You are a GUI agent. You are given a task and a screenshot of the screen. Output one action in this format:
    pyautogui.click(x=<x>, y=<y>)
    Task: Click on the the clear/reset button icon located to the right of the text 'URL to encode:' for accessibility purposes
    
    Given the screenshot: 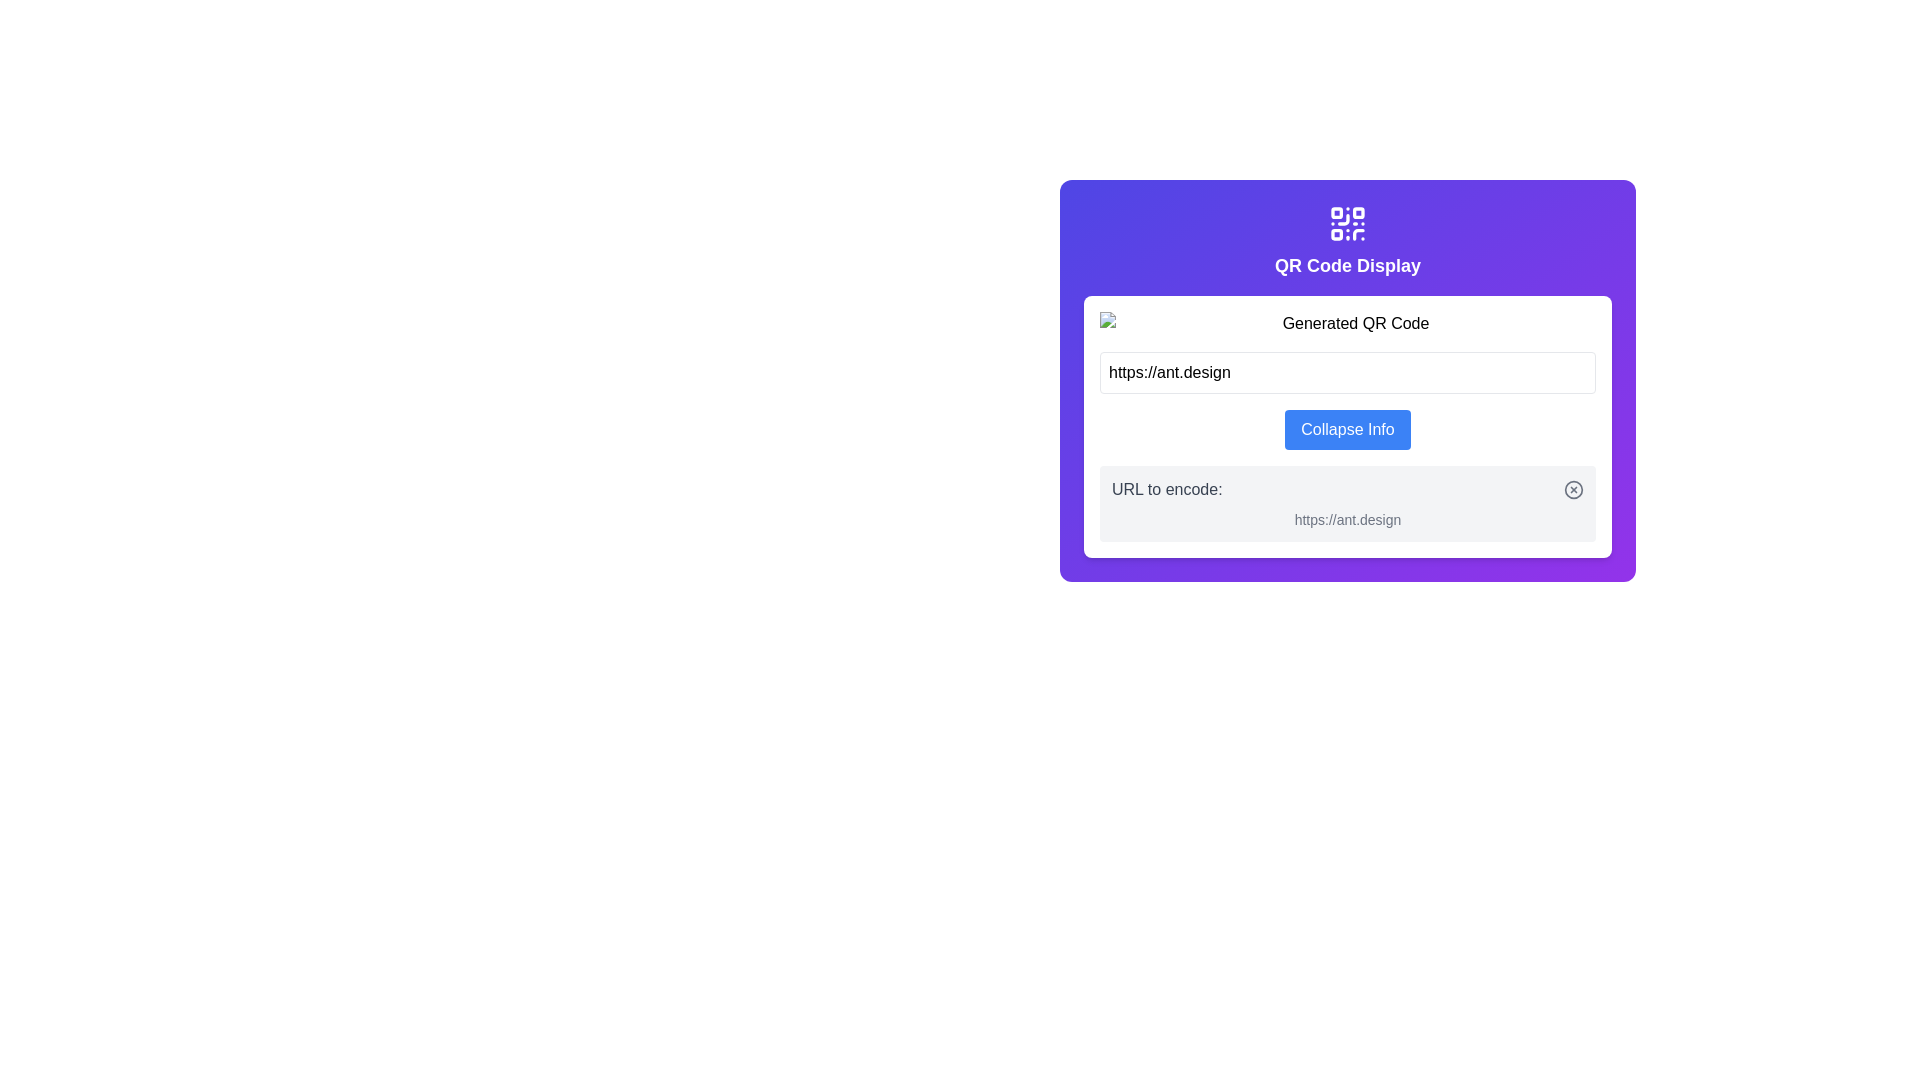 What is the action you would take?
    pyautogui.click(x=1573, y=489)
    